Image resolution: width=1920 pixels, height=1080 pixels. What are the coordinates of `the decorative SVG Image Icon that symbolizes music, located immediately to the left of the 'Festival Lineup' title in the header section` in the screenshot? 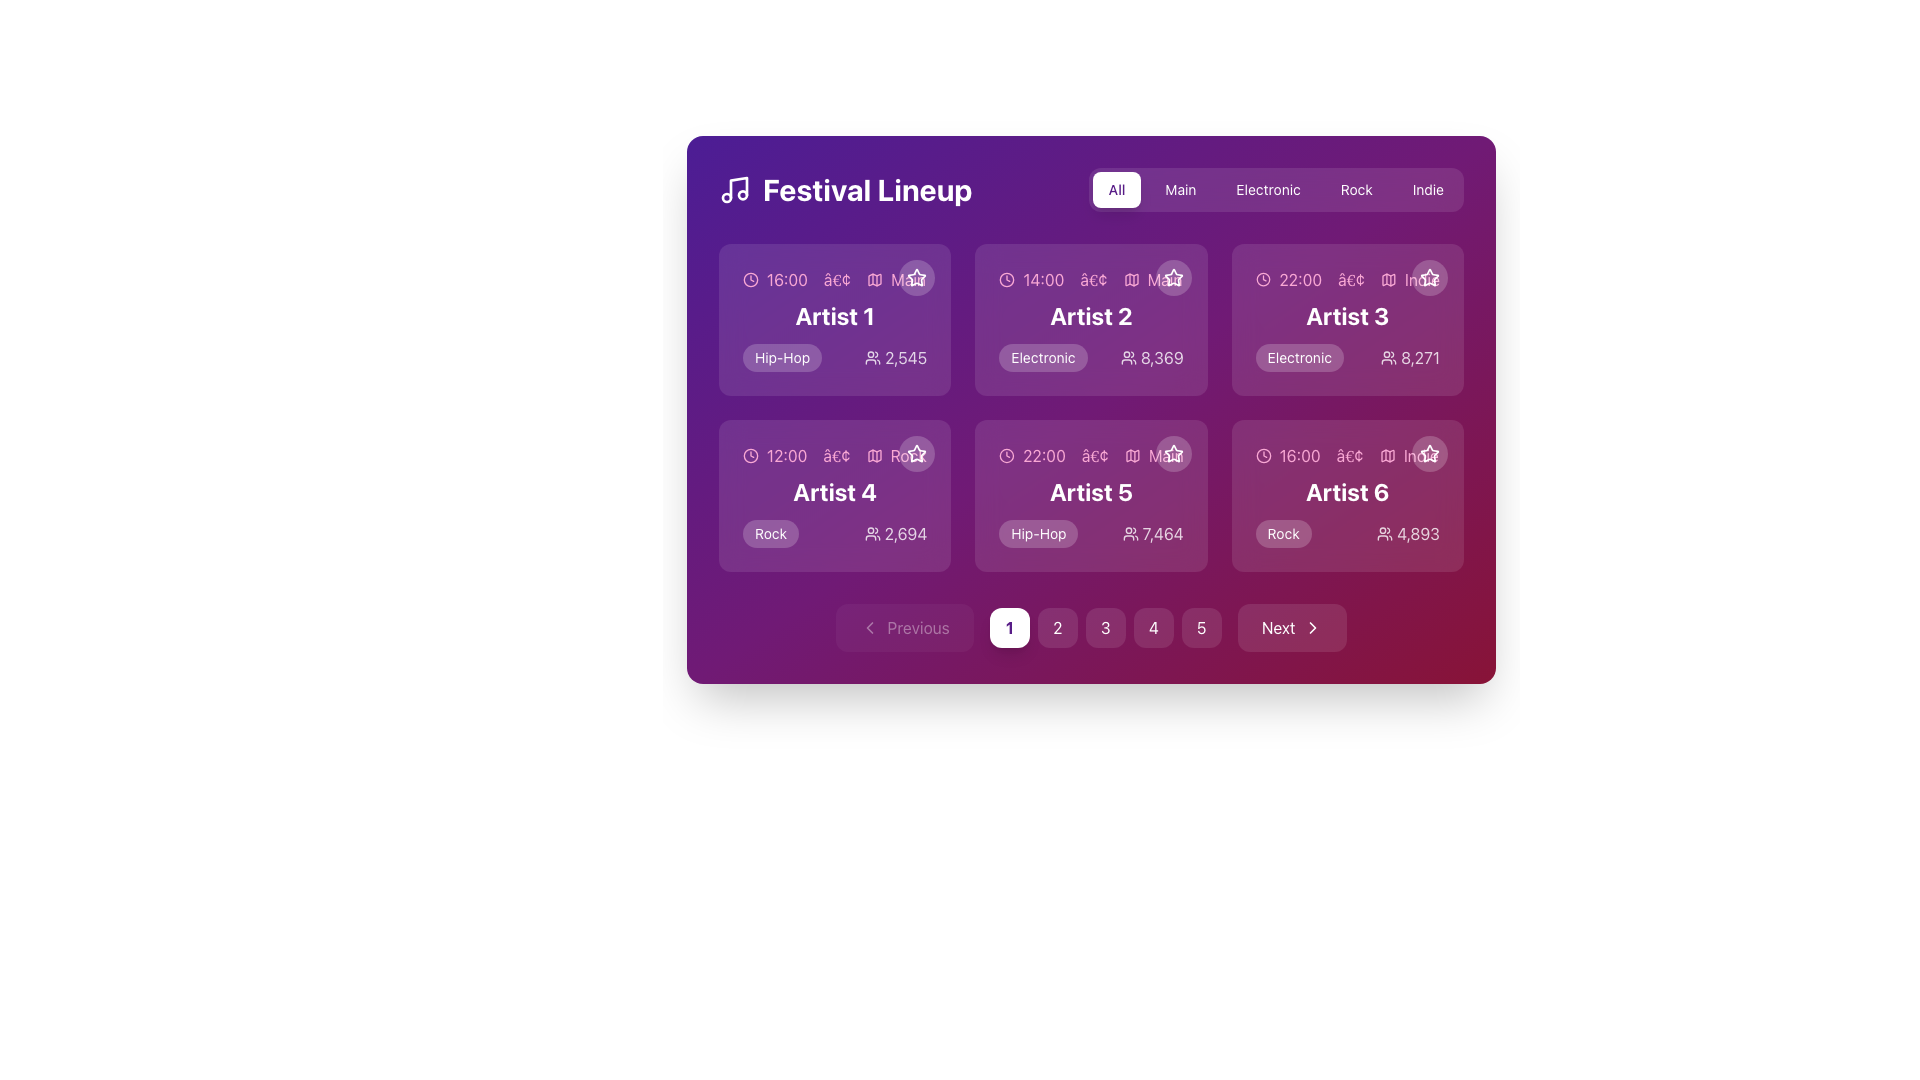 It's located at (738, 188).